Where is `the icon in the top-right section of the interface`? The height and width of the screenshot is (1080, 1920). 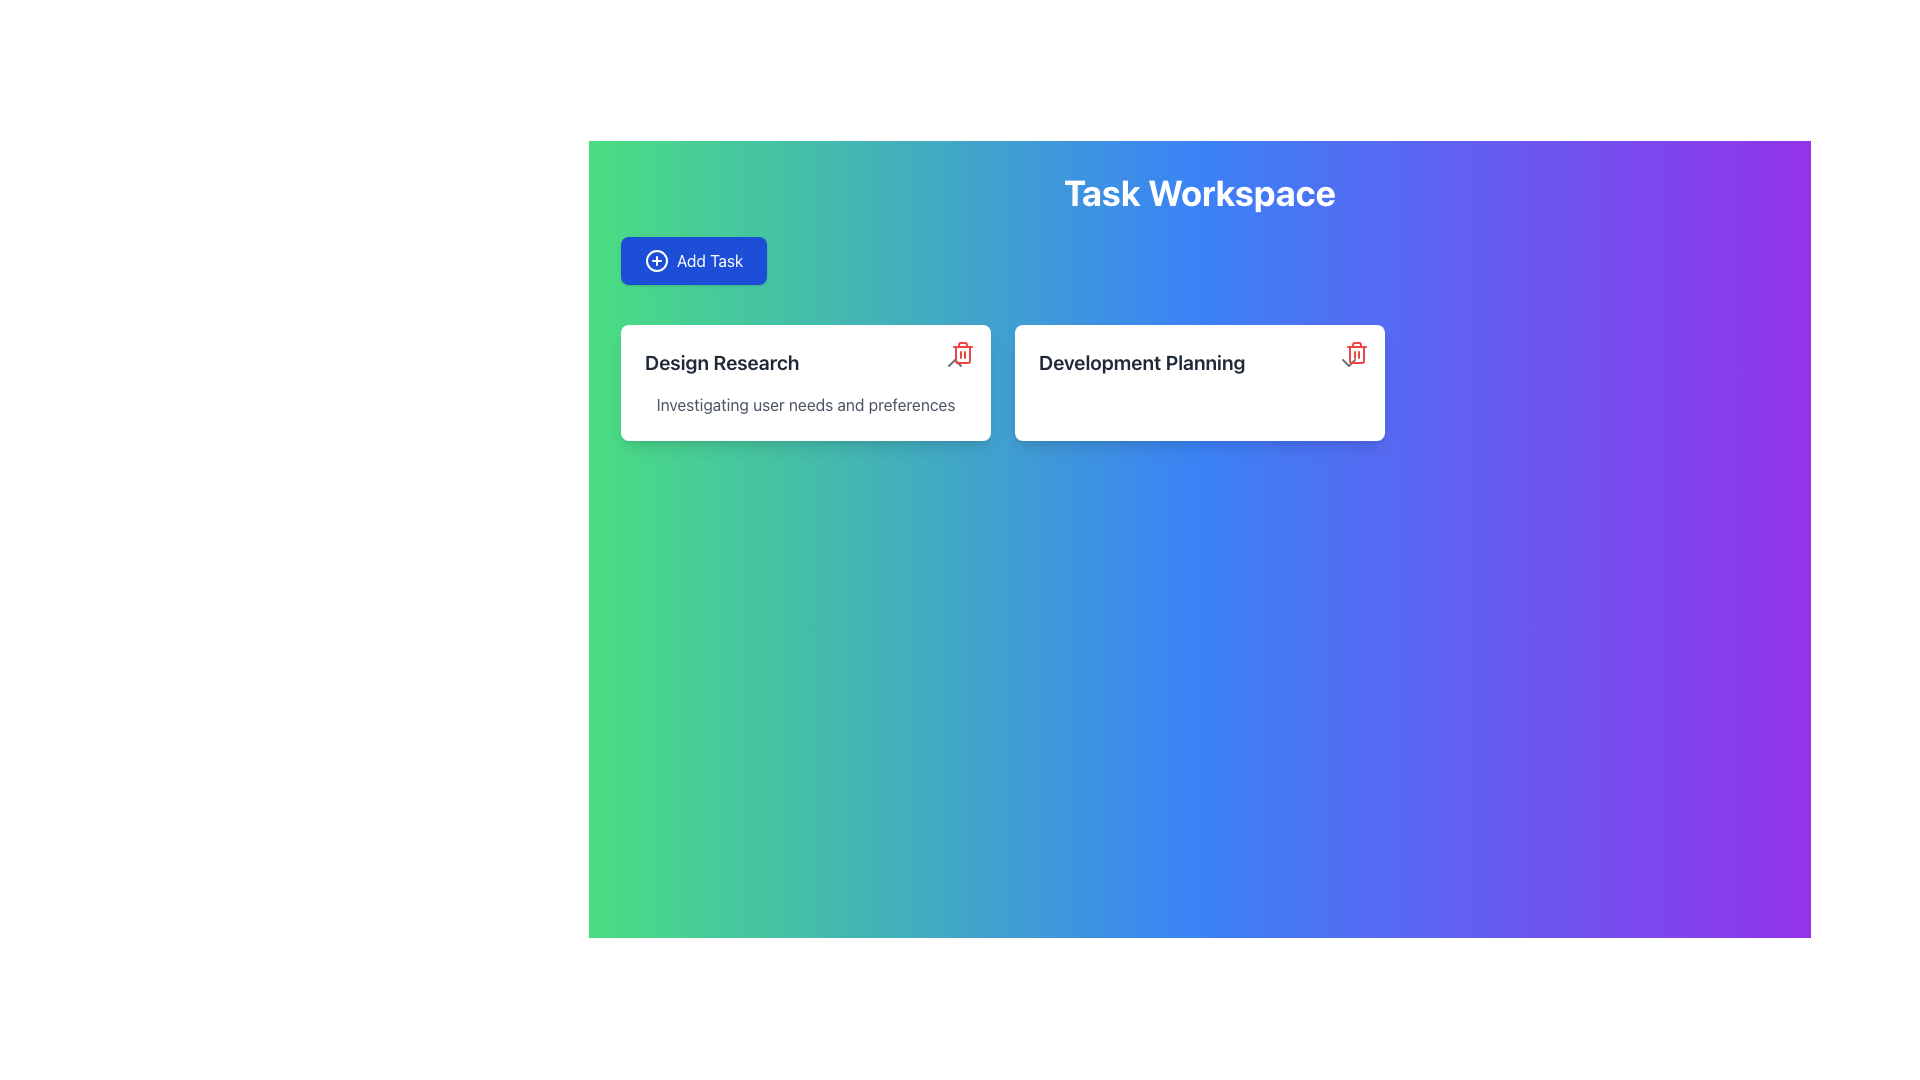
the icon in the top-right section of the interface is located at coordinates (1348, 362).